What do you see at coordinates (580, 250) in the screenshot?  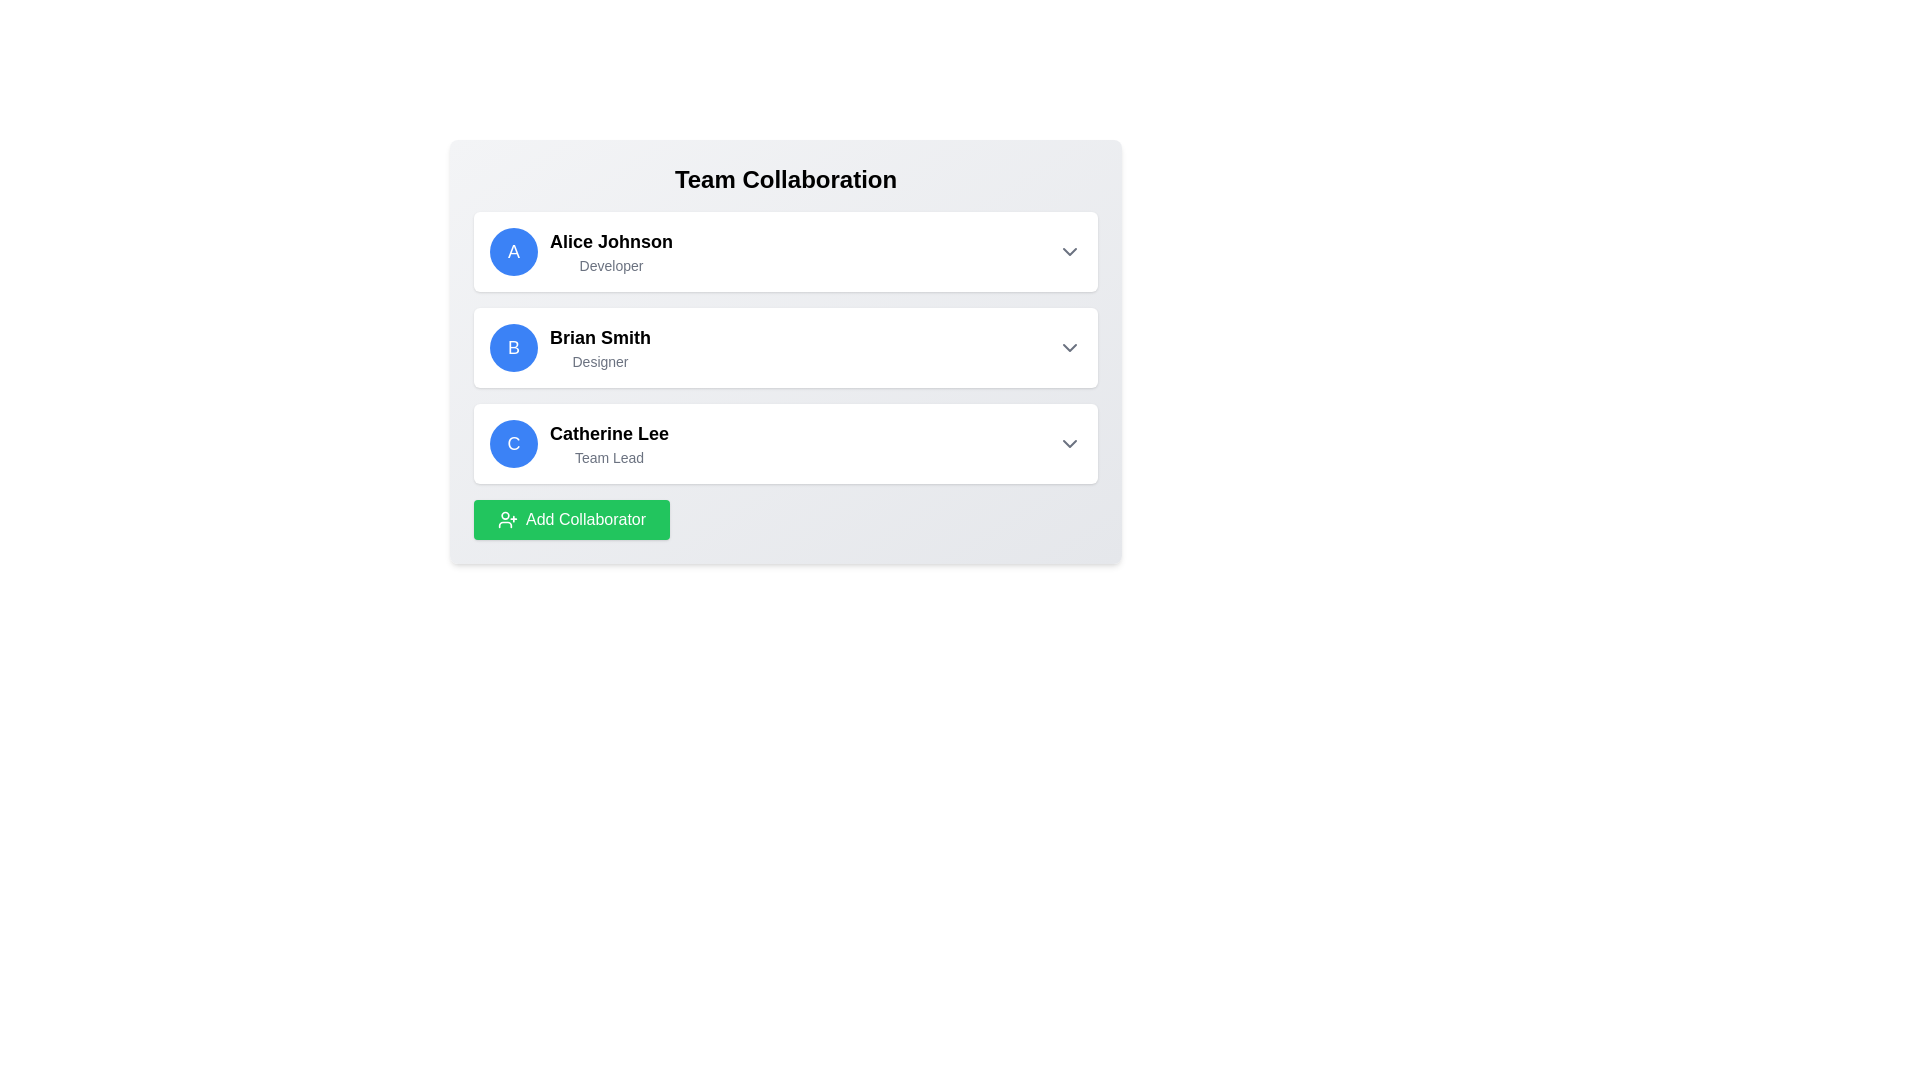 I see `the Composite User Info Display located at the top of the Team Collaboration section` at bounding box center [580, 250].